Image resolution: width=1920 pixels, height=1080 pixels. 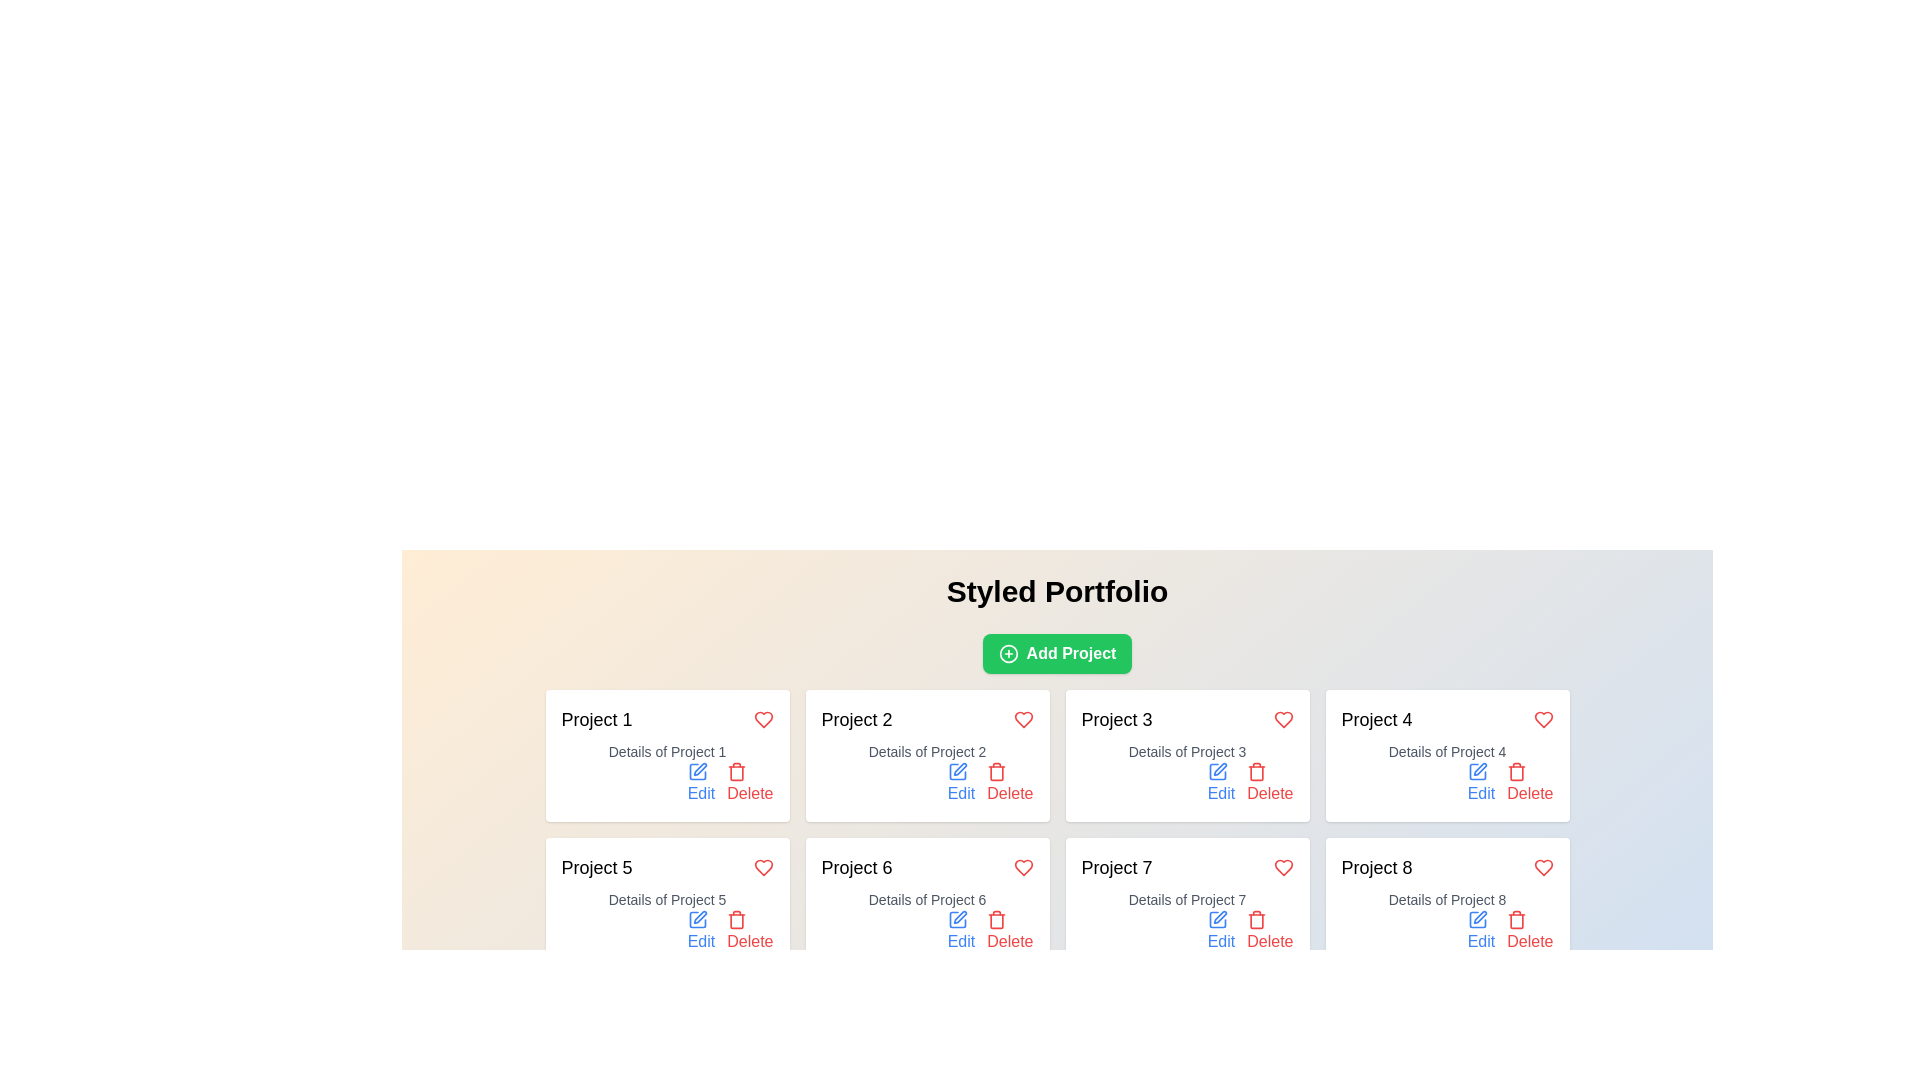 I want to click on the 'Delete' button associated with 'Project 4', which features a red trash can icon, so click(x=1517, y=772).